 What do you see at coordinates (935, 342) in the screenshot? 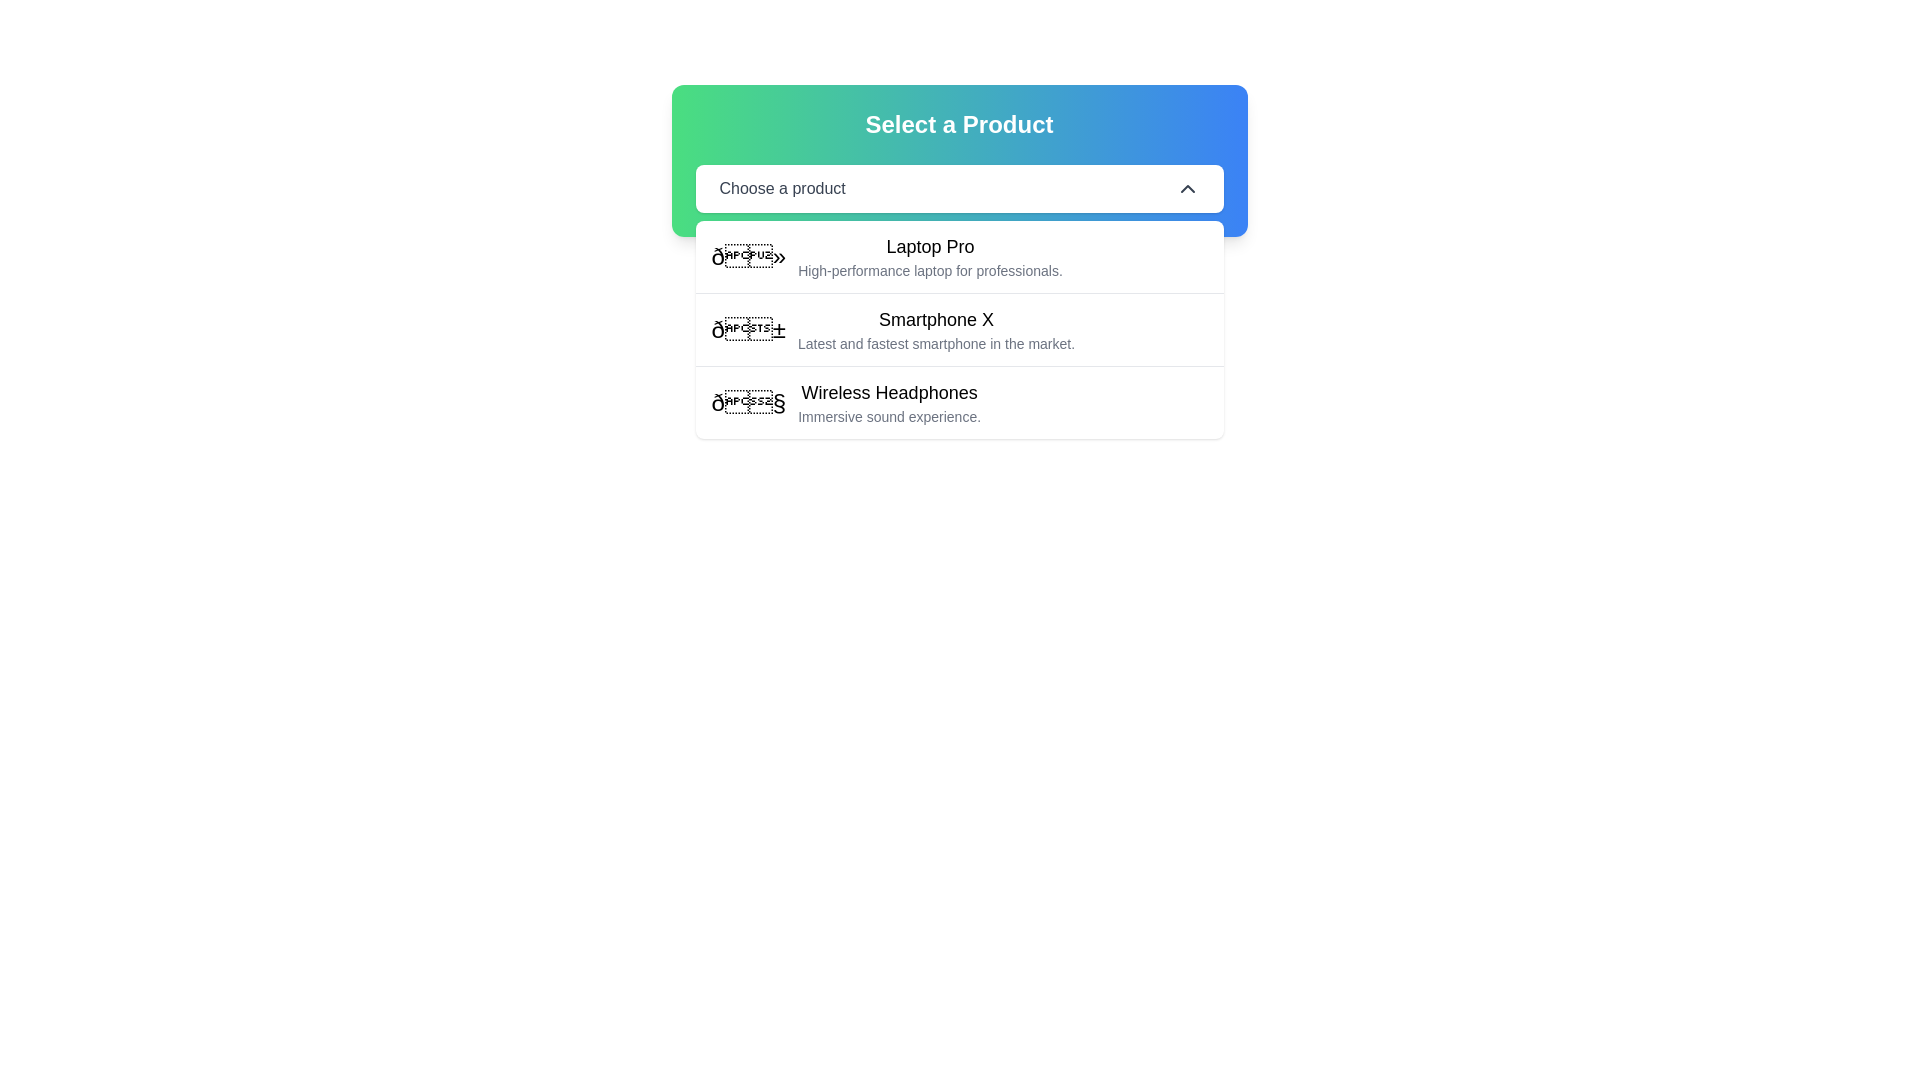
I see `text label that provides a brief description of the product option 'Smartphone X', which is located directly beneath the title in the dropdown options list` at bounding box center [935, 342].